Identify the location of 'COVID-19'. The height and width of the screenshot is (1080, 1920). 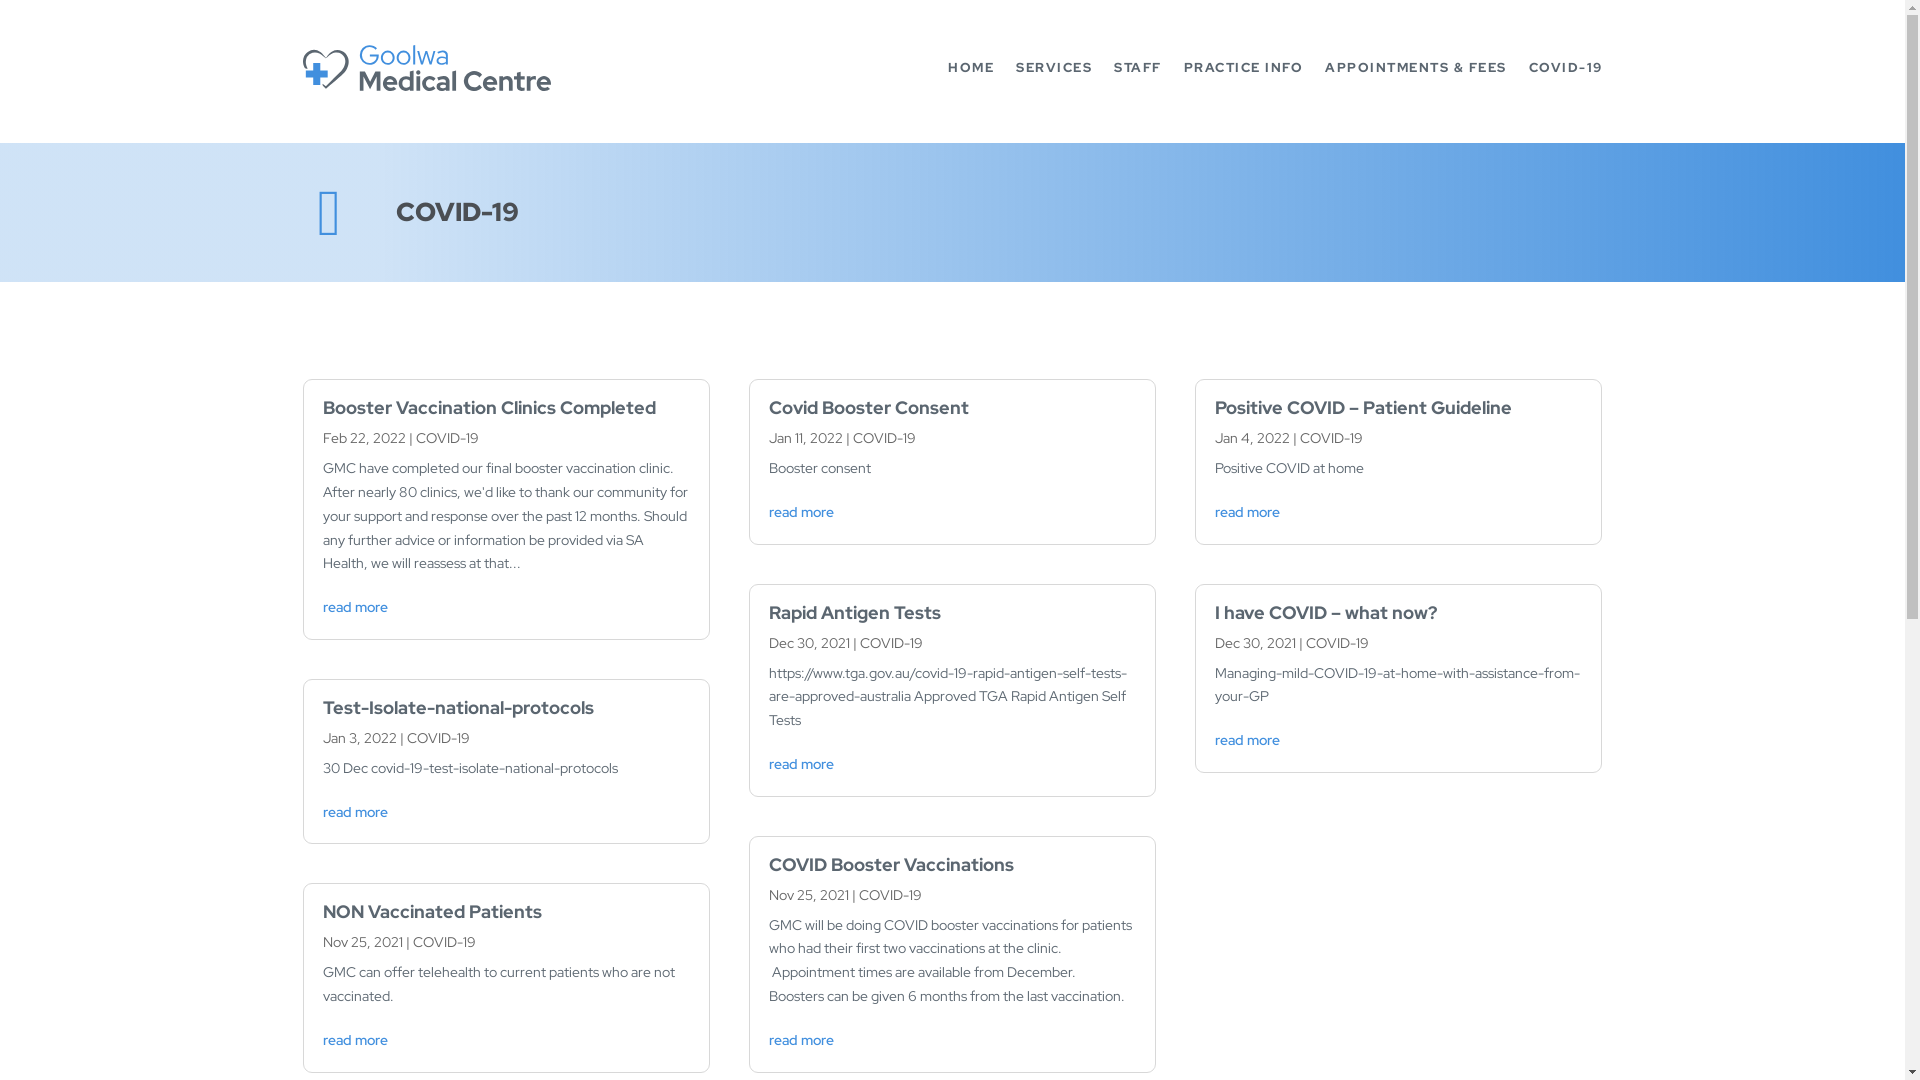
(890, 643).